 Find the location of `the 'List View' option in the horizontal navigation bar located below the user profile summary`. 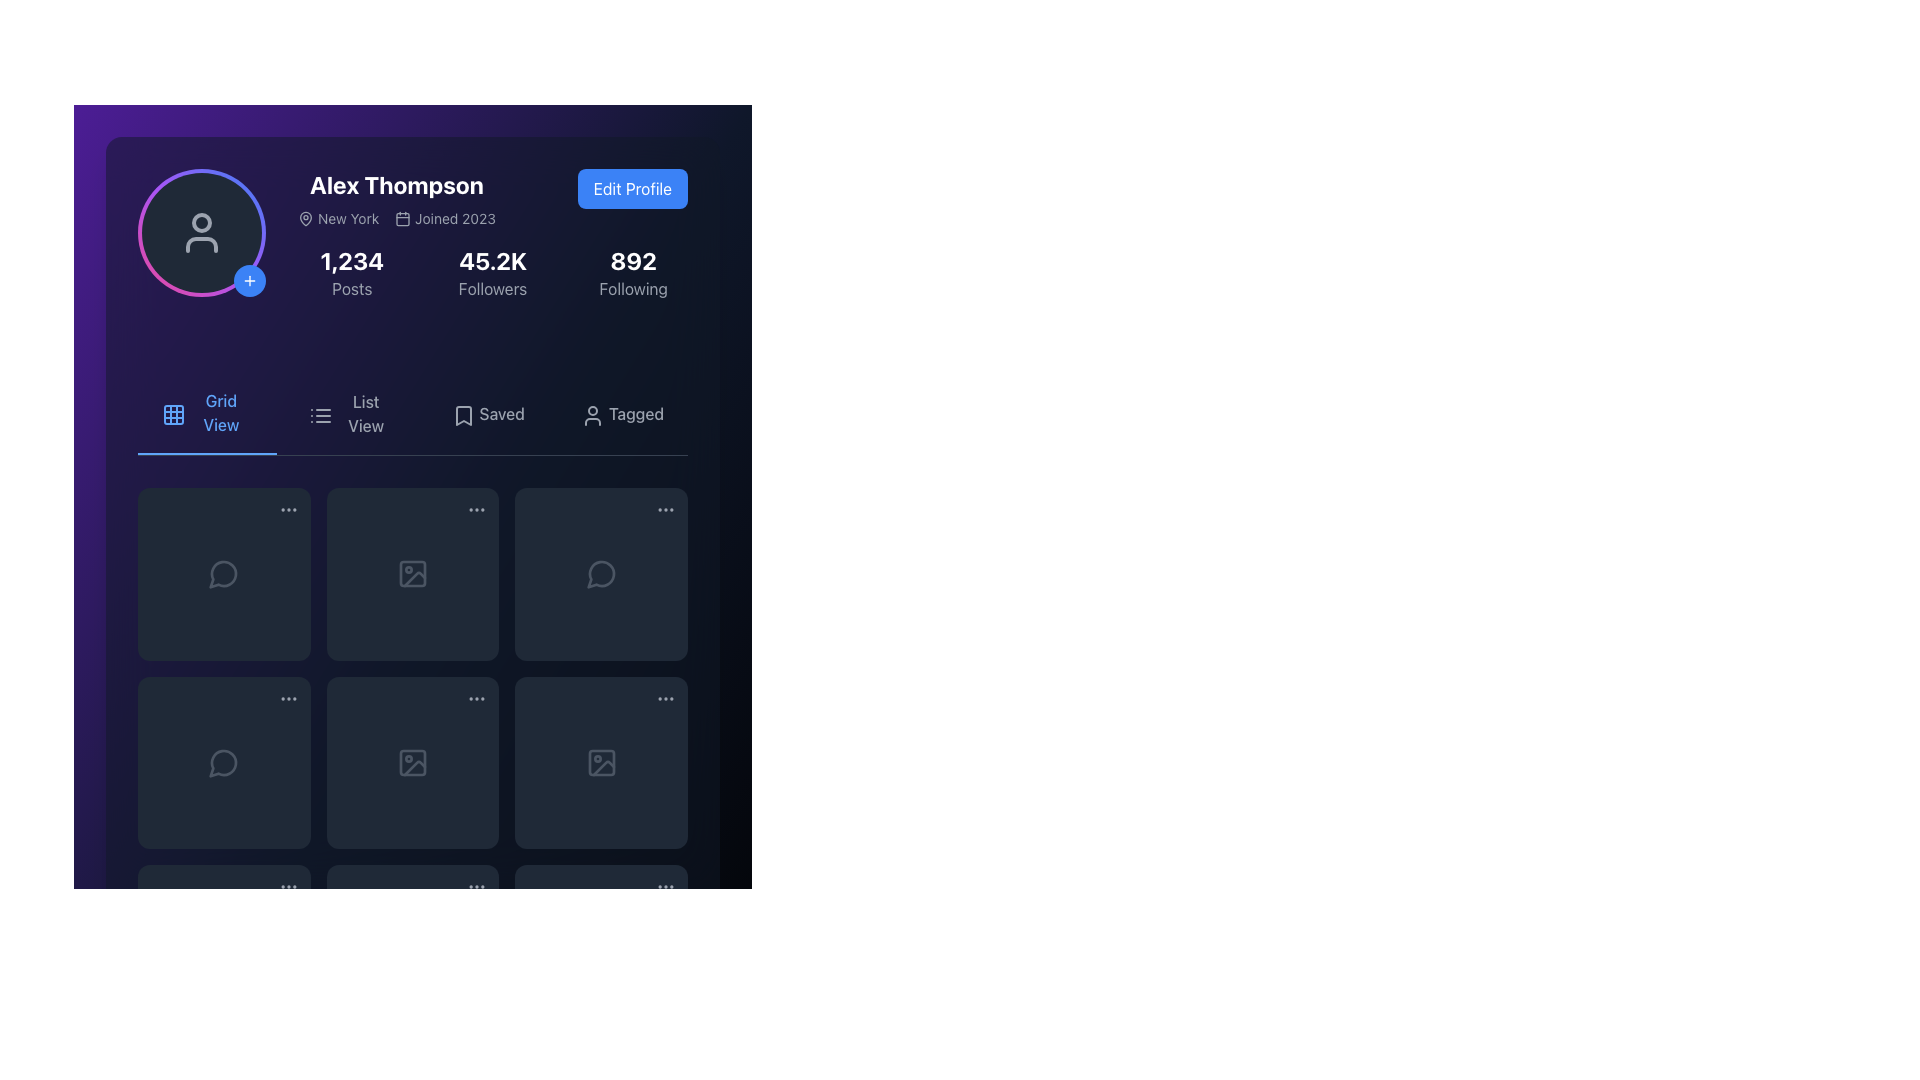

the 'List View' option in the horizontal navigation bar located below the user profile summary is located at coordinates (411, 413).